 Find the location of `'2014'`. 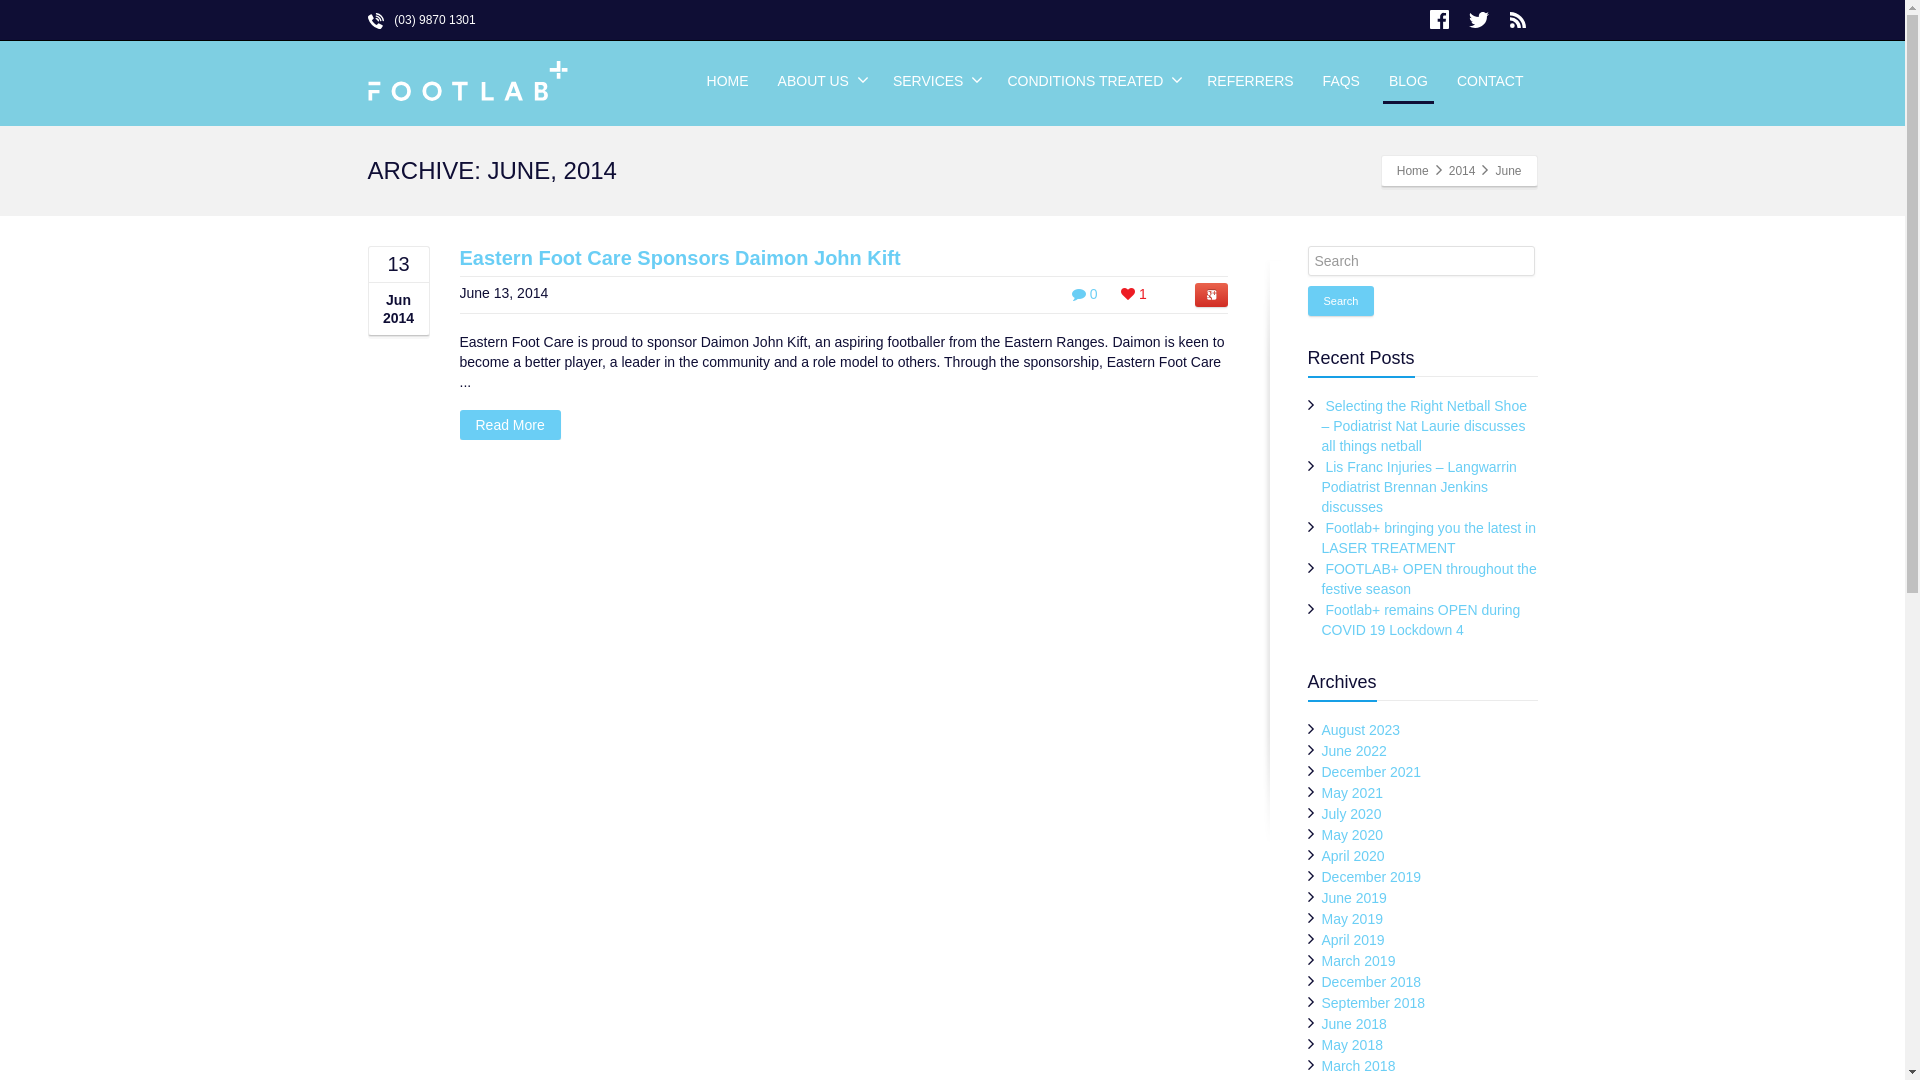

'2014' is located at coordinates (1462, 169).